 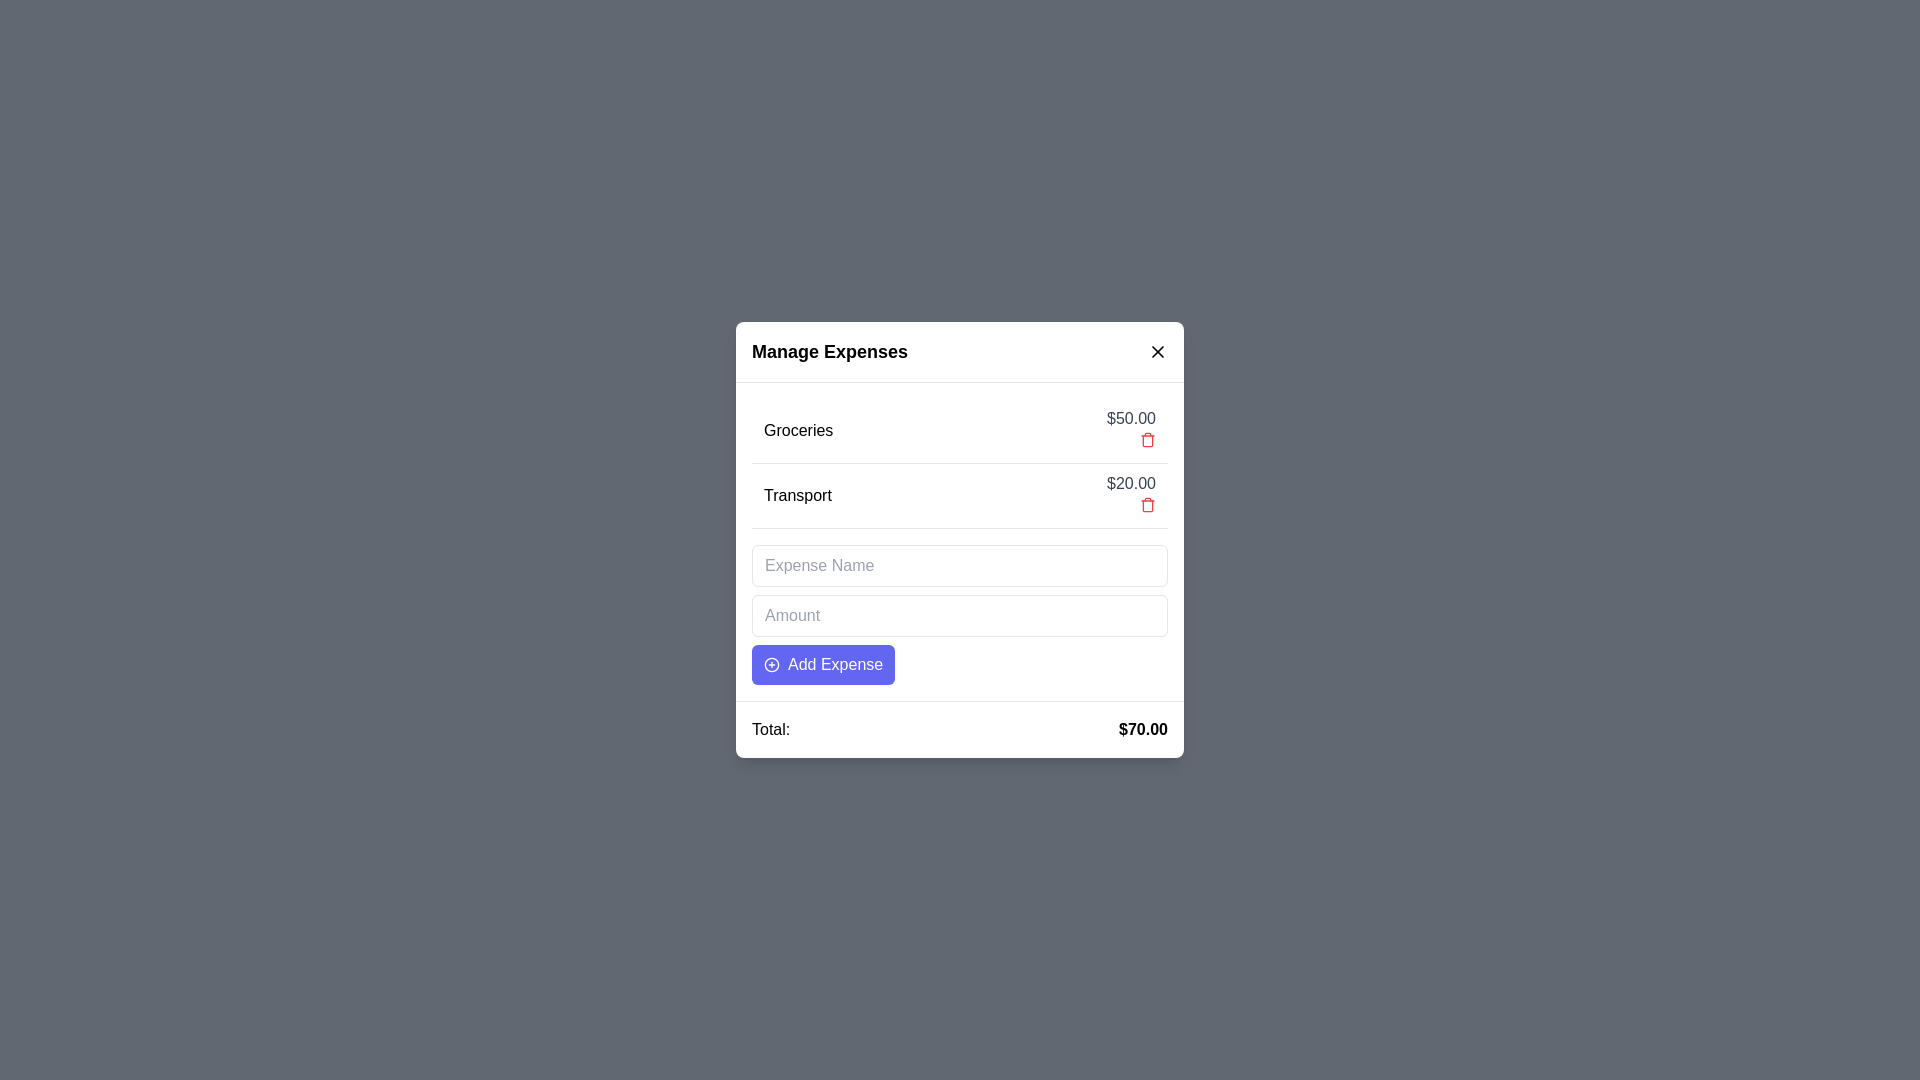 What do you see at coordinates (797, 430) in the screenshot?
I see `the text label 'Groceries', which is styled in black color and aligned to the left within a list layout` at bounding box center [797, 430].